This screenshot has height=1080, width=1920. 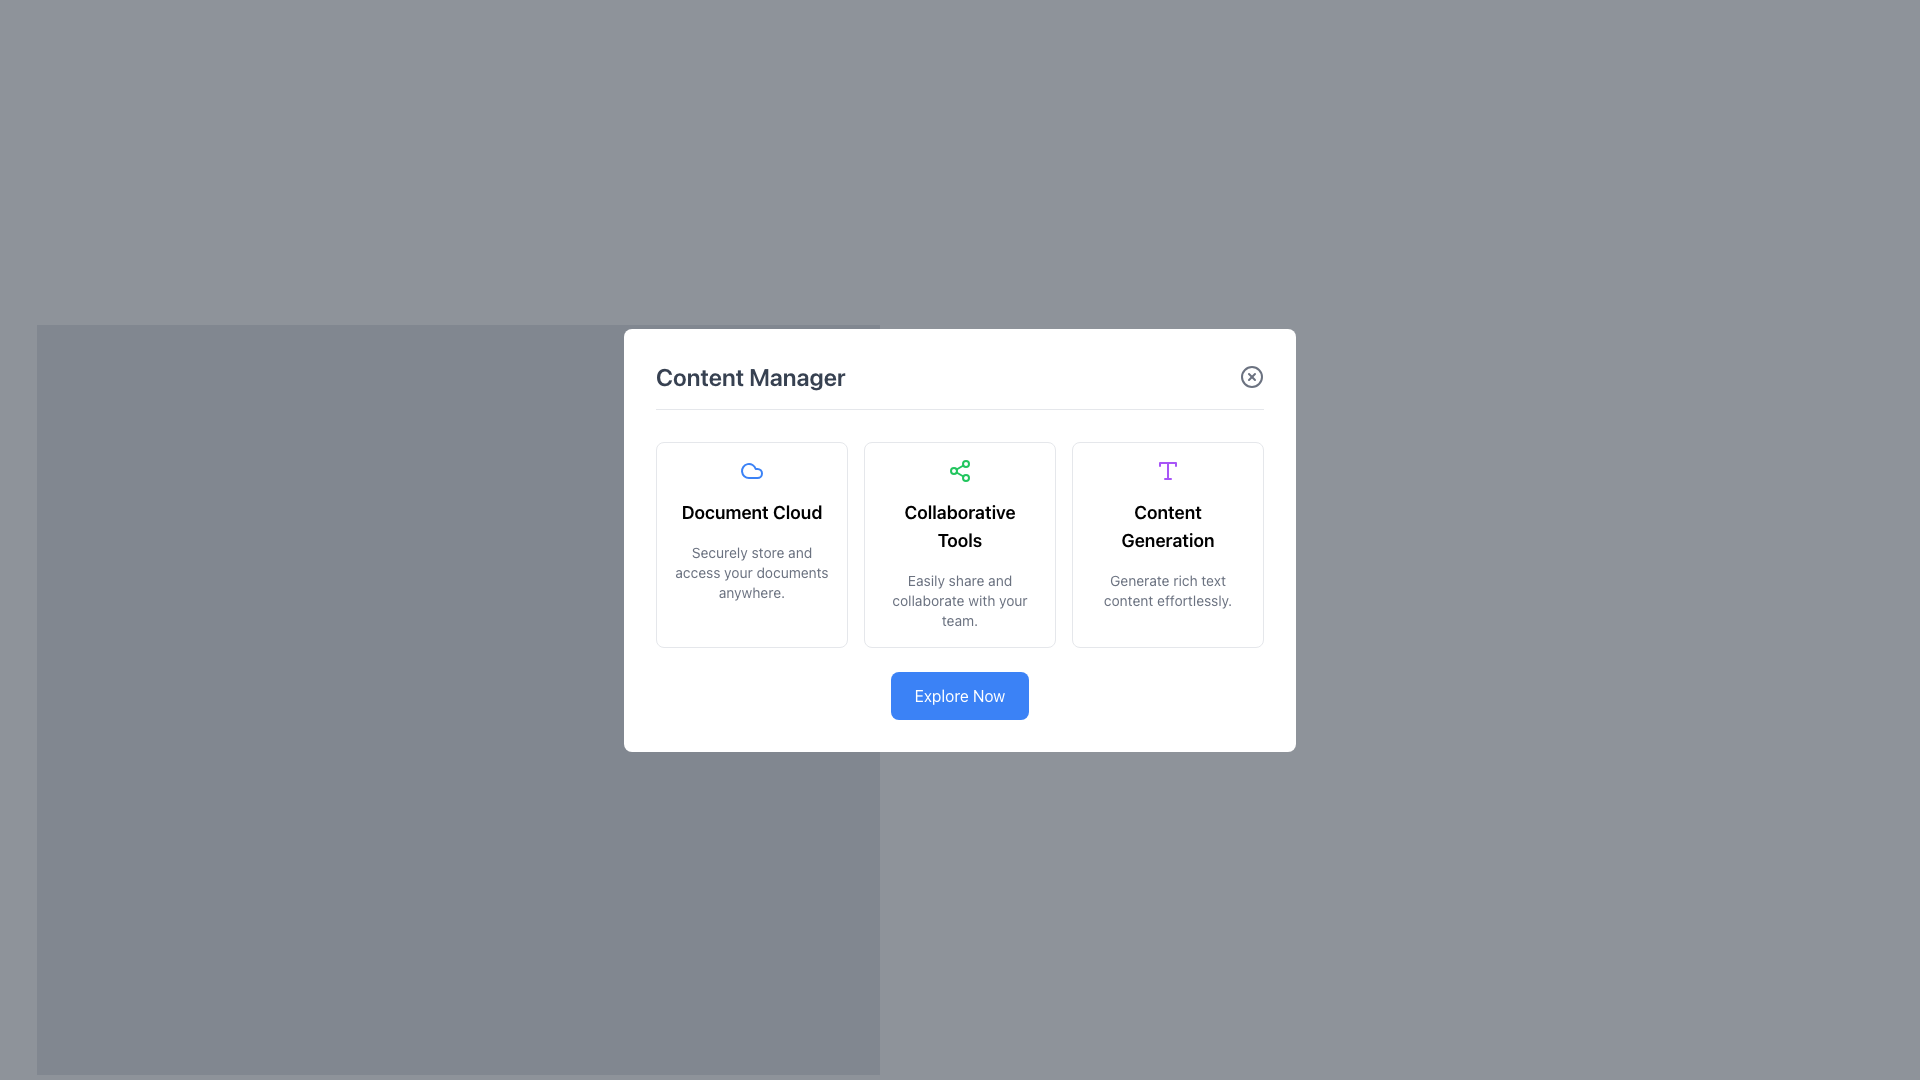 What do you see at coordinates (1167, 589) in the screenshot?
I see `text block that is styled in light gray and contains the content 'Generate rich text content effortlessly.', located in the 'Content Generation' section beneath the title heading` at bounding box center [1167, 589].